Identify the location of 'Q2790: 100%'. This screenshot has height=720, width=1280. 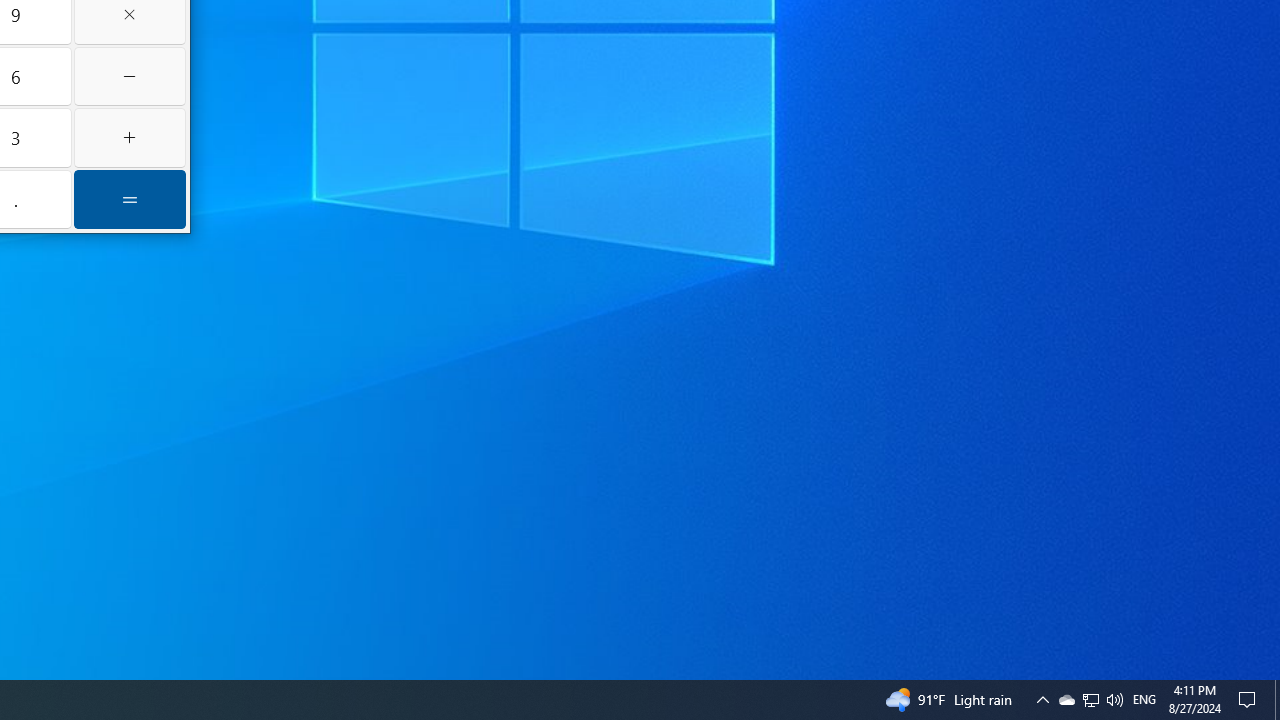
(1113, 698).